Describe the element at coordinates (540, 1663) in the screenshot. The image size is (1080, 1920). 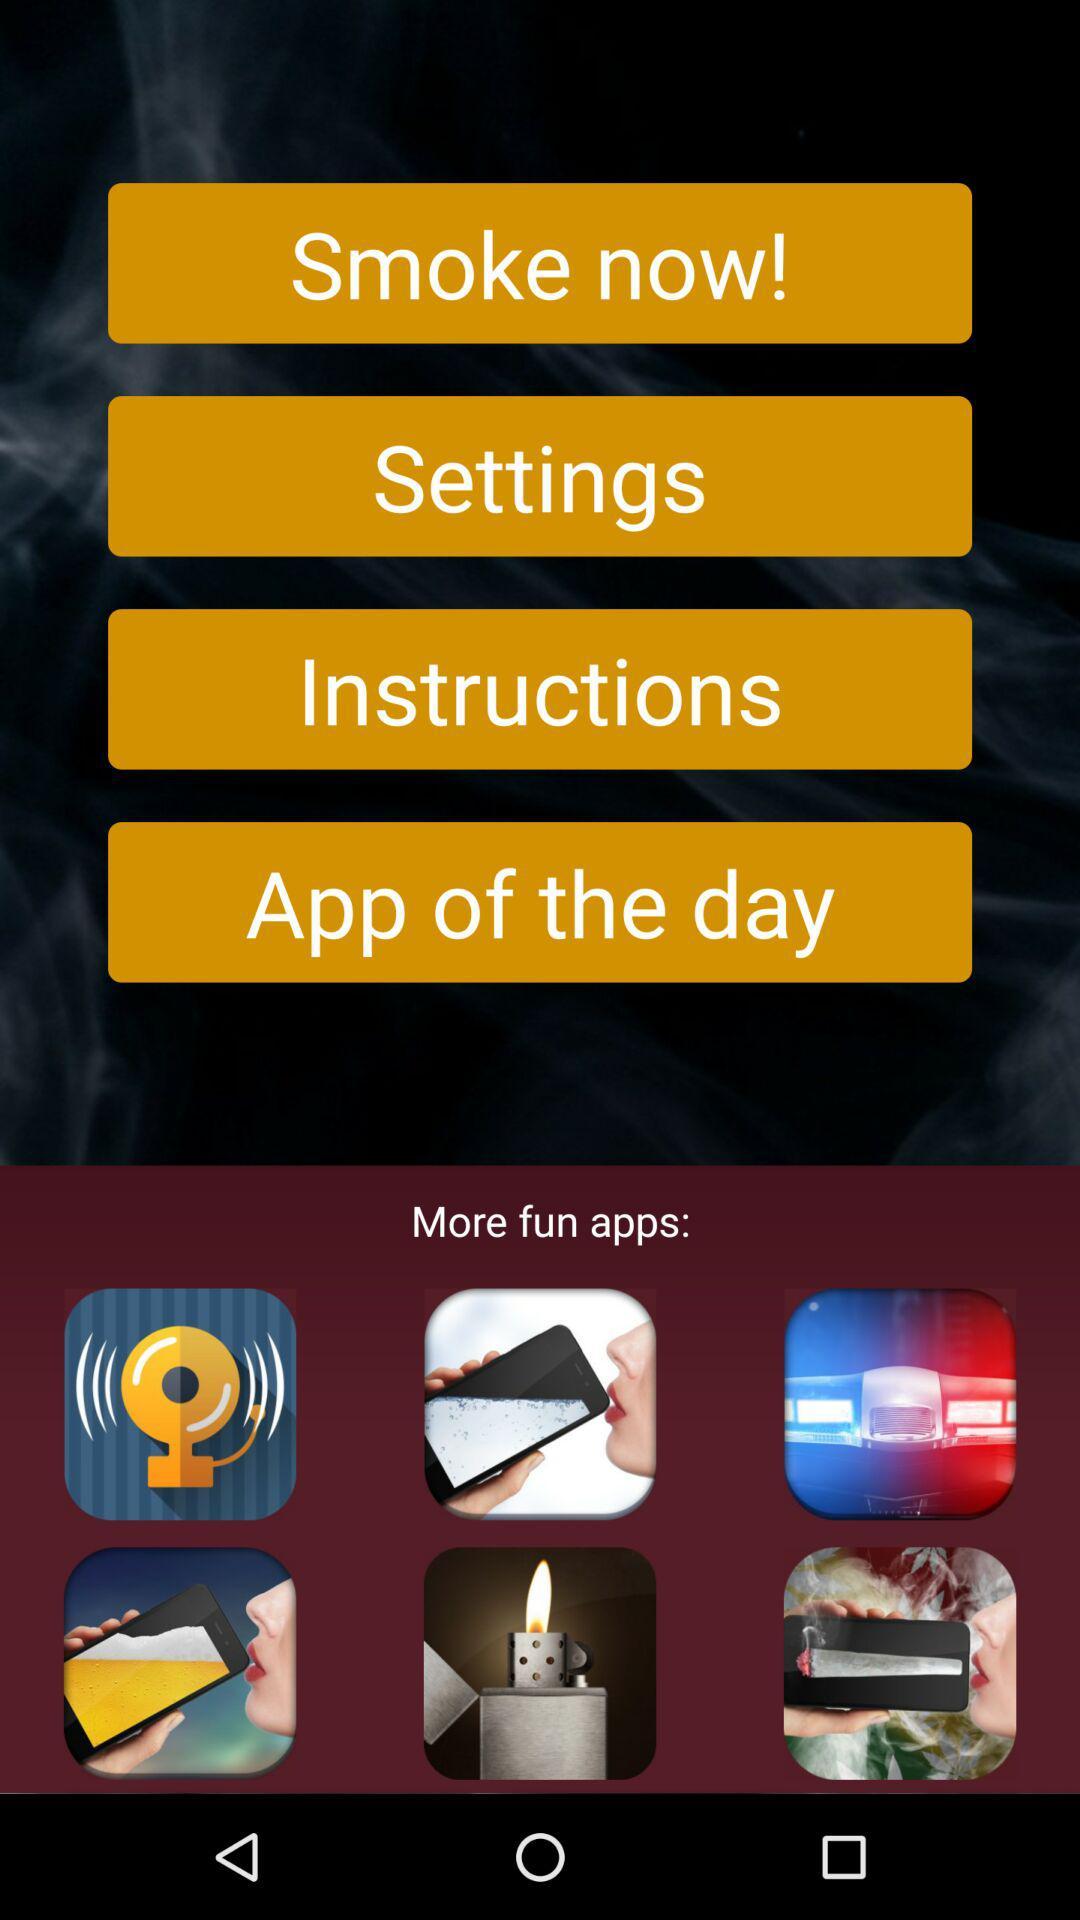
I see `share the article` at that location.